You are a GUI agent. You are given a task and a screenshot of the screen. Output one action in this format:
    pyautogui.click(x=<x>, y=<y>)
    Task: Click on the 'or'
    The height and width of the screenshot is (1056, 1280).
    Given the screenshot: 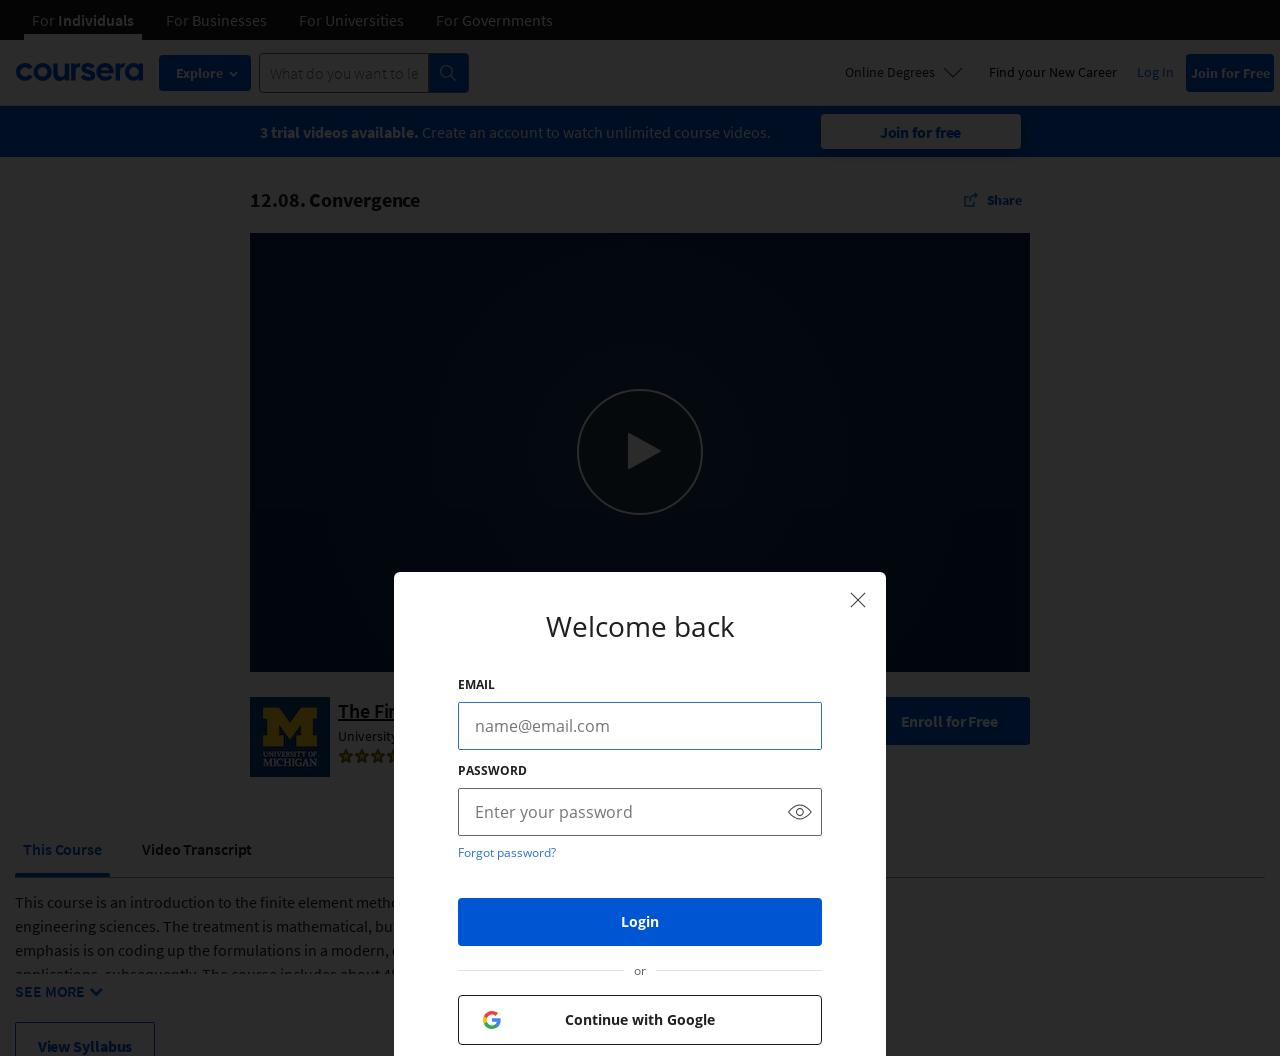 What is the action you would take?
    pyautogui.click(x=640, y=969)
    